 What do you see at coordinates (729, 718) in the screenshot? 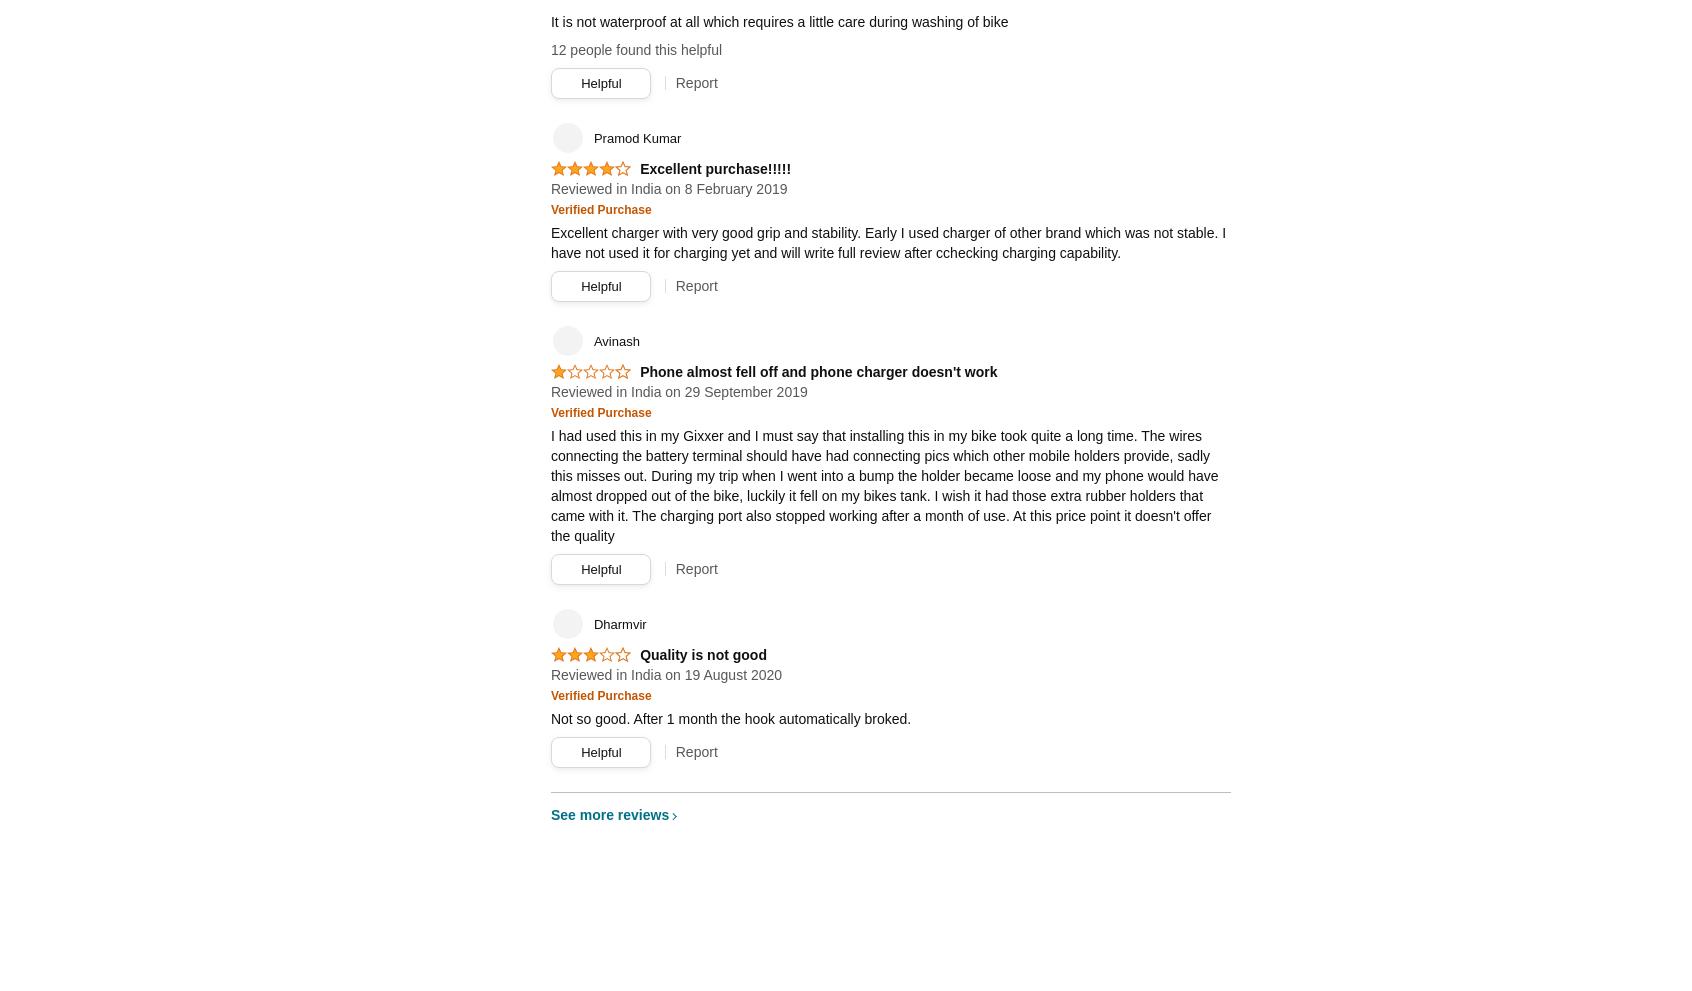
I see `'Not so good. After 1 month the hook automatically broked.'` at bounding box center [729, 718].